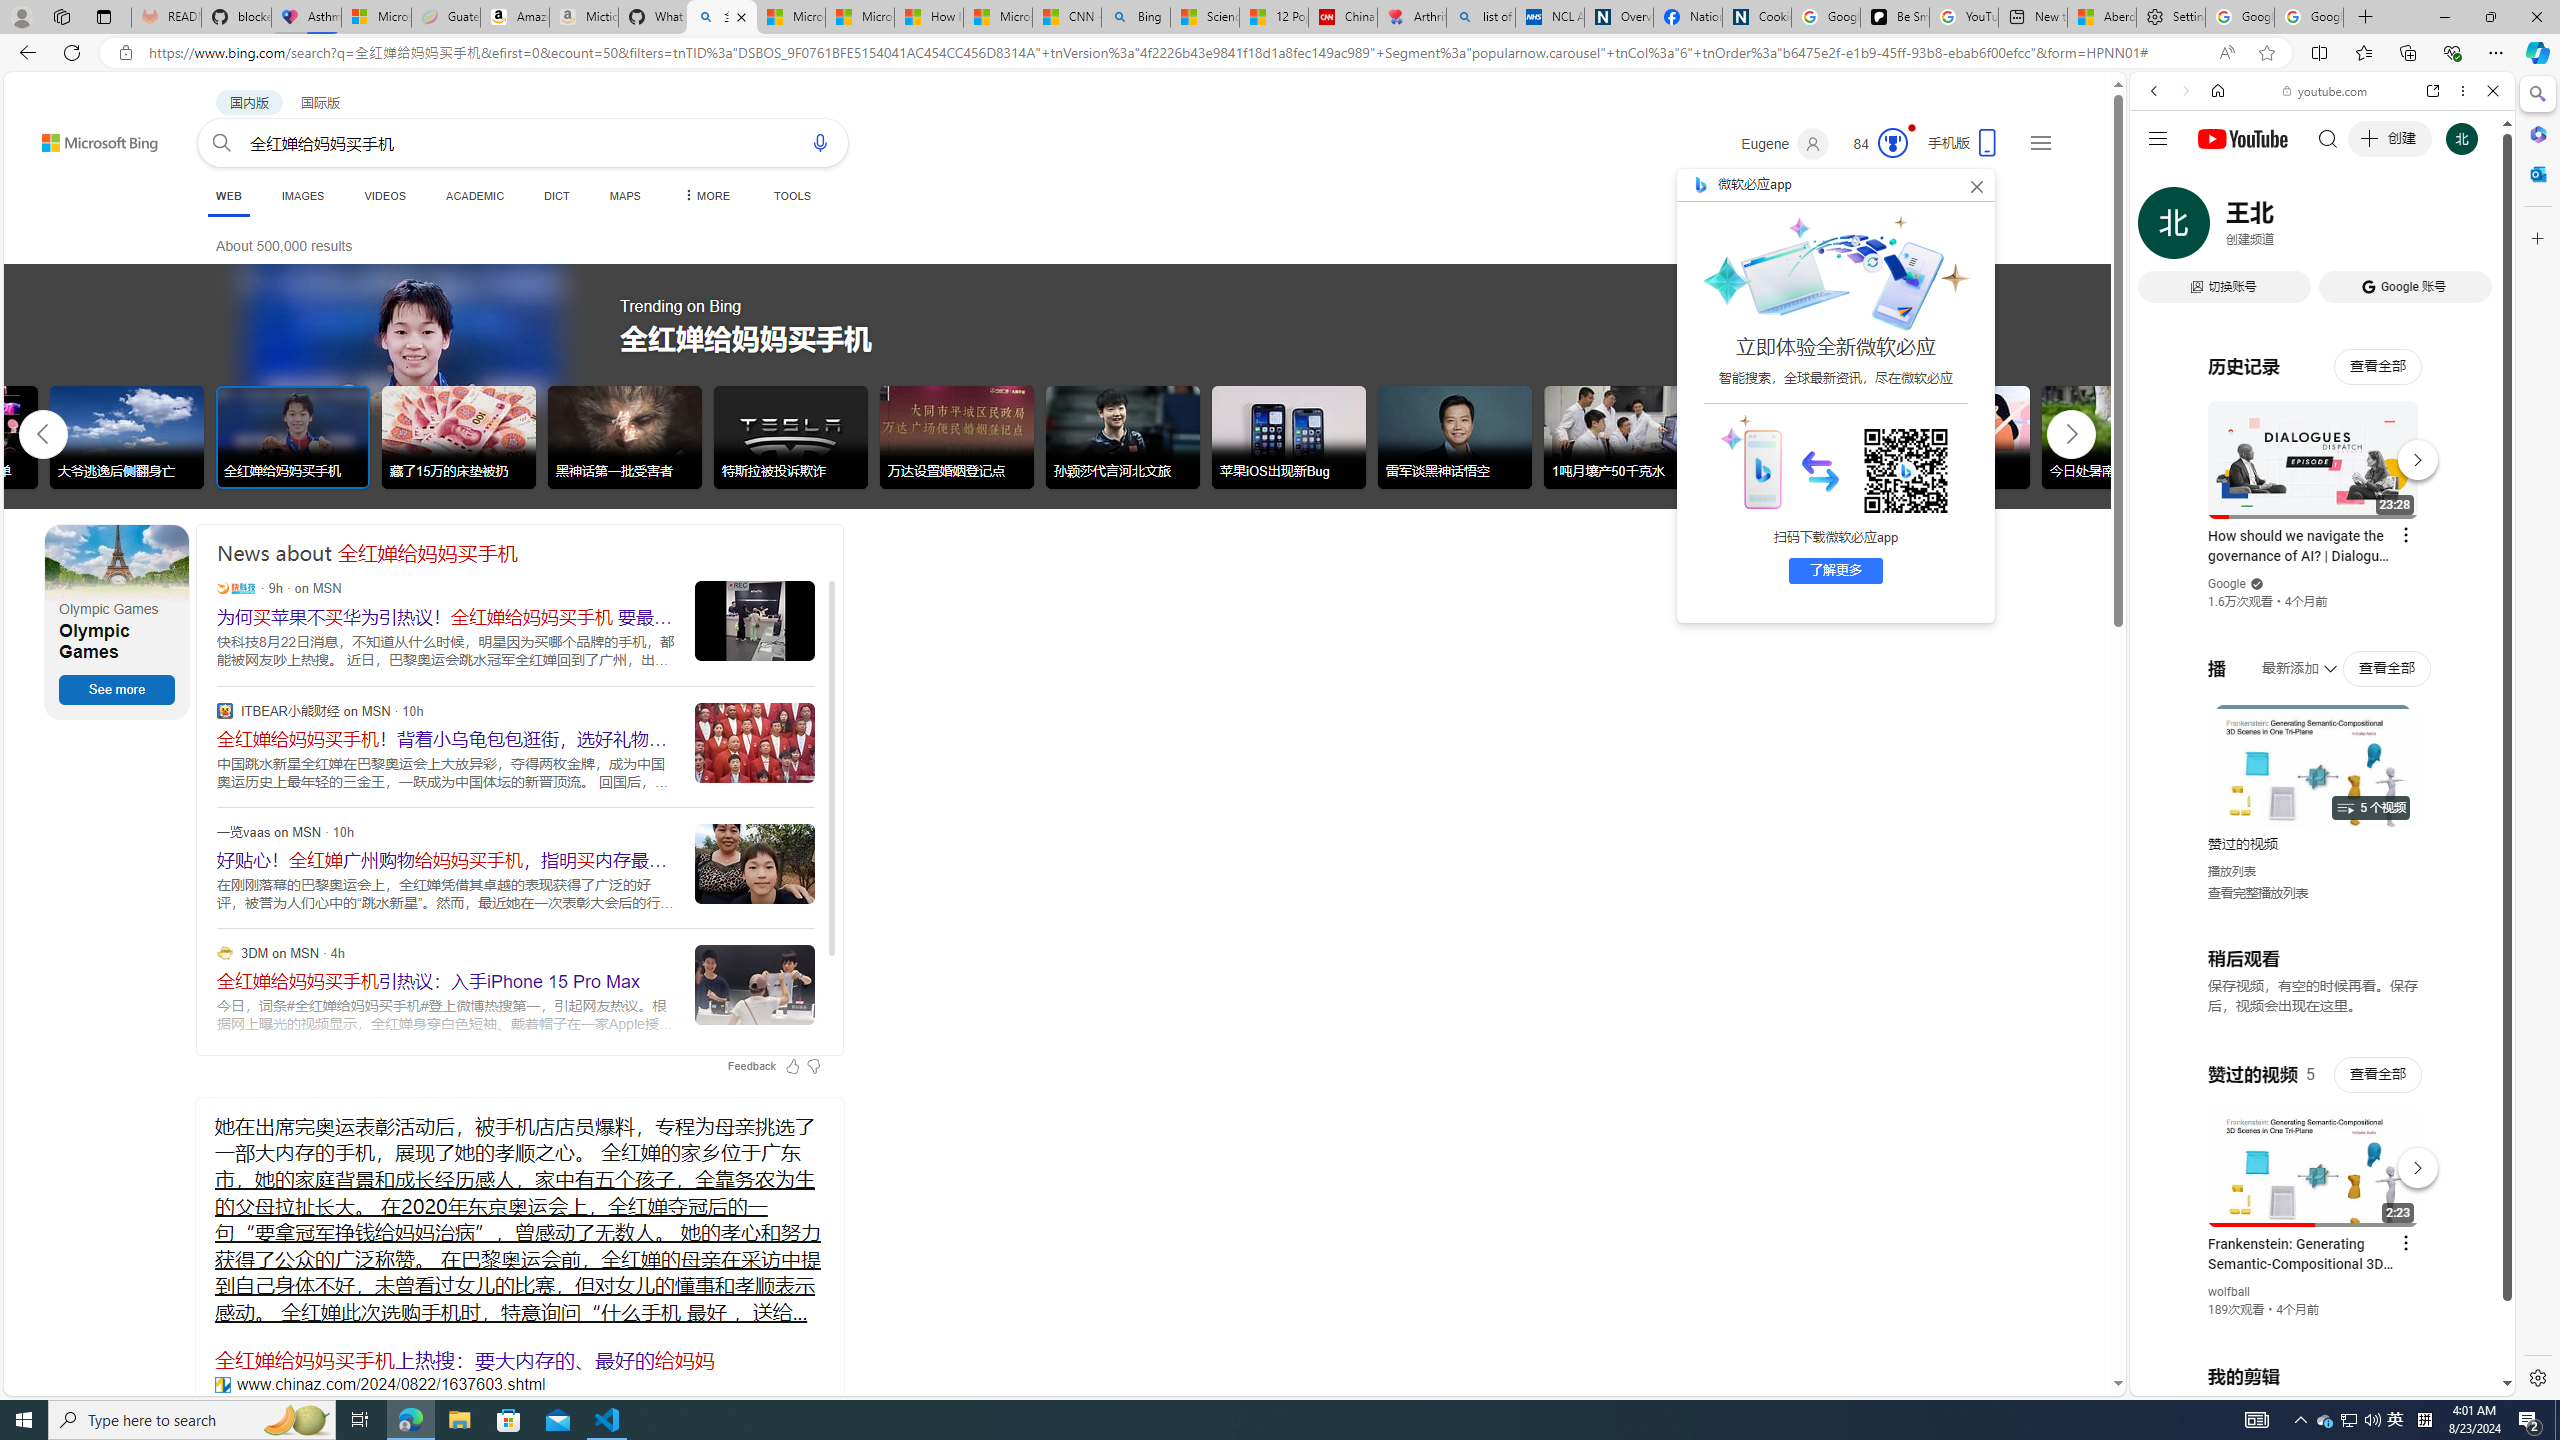  What do you see at coordinates (2474, 803) in the screenshot?
I see `'Click to scroll right'` at bounding box center [2474, 803].